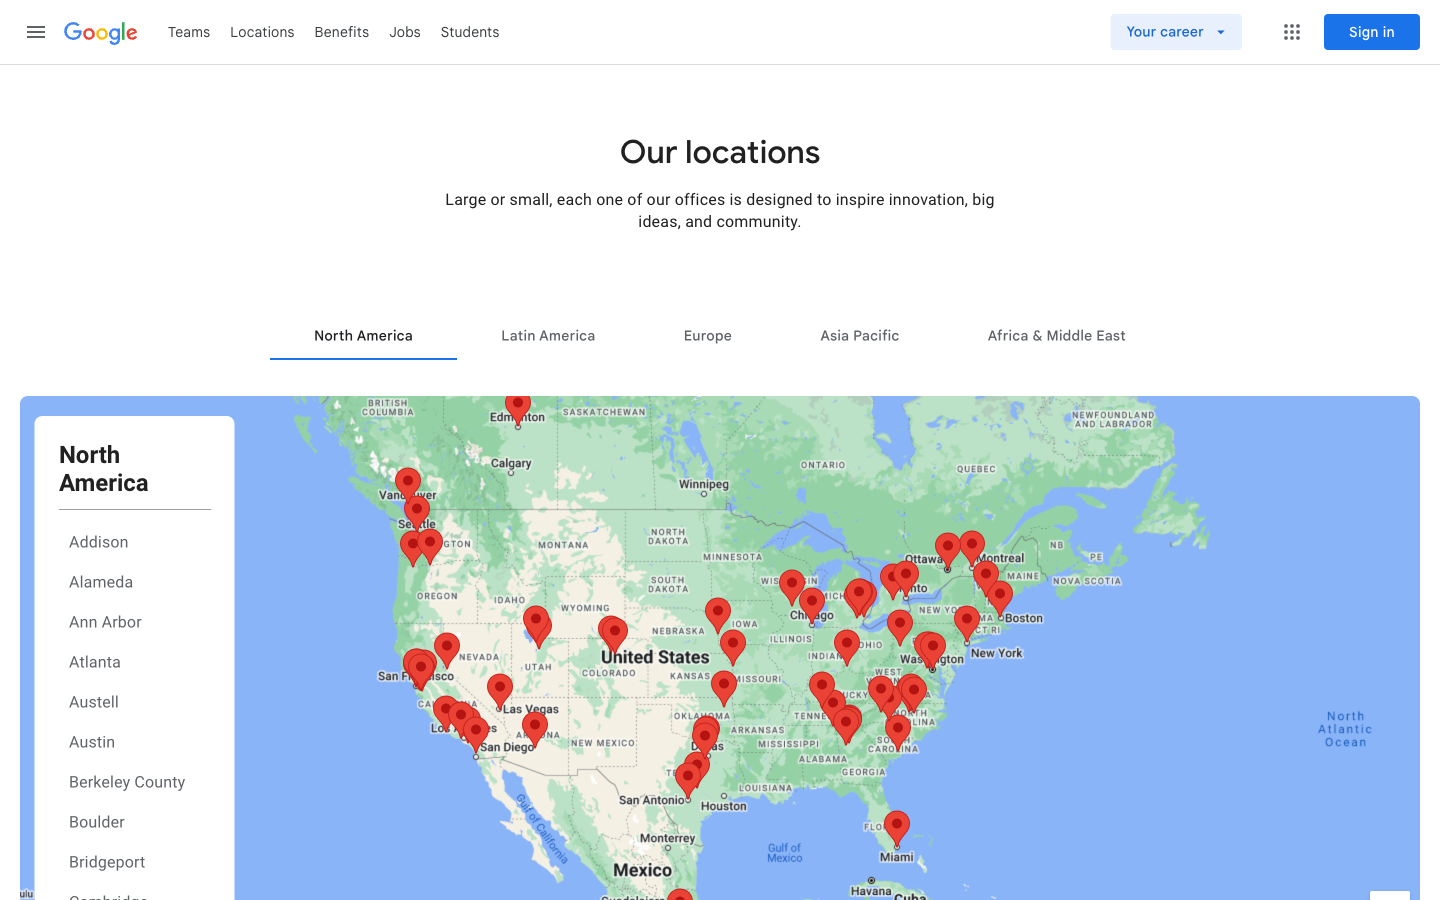 Image resolution: width=1440 pixels, height=900 pixels. What do you see at coordinates (548, 334) in the screenshot?
I see `Monitor the Latin America Region for job openings` at bounding box center [548, 334].